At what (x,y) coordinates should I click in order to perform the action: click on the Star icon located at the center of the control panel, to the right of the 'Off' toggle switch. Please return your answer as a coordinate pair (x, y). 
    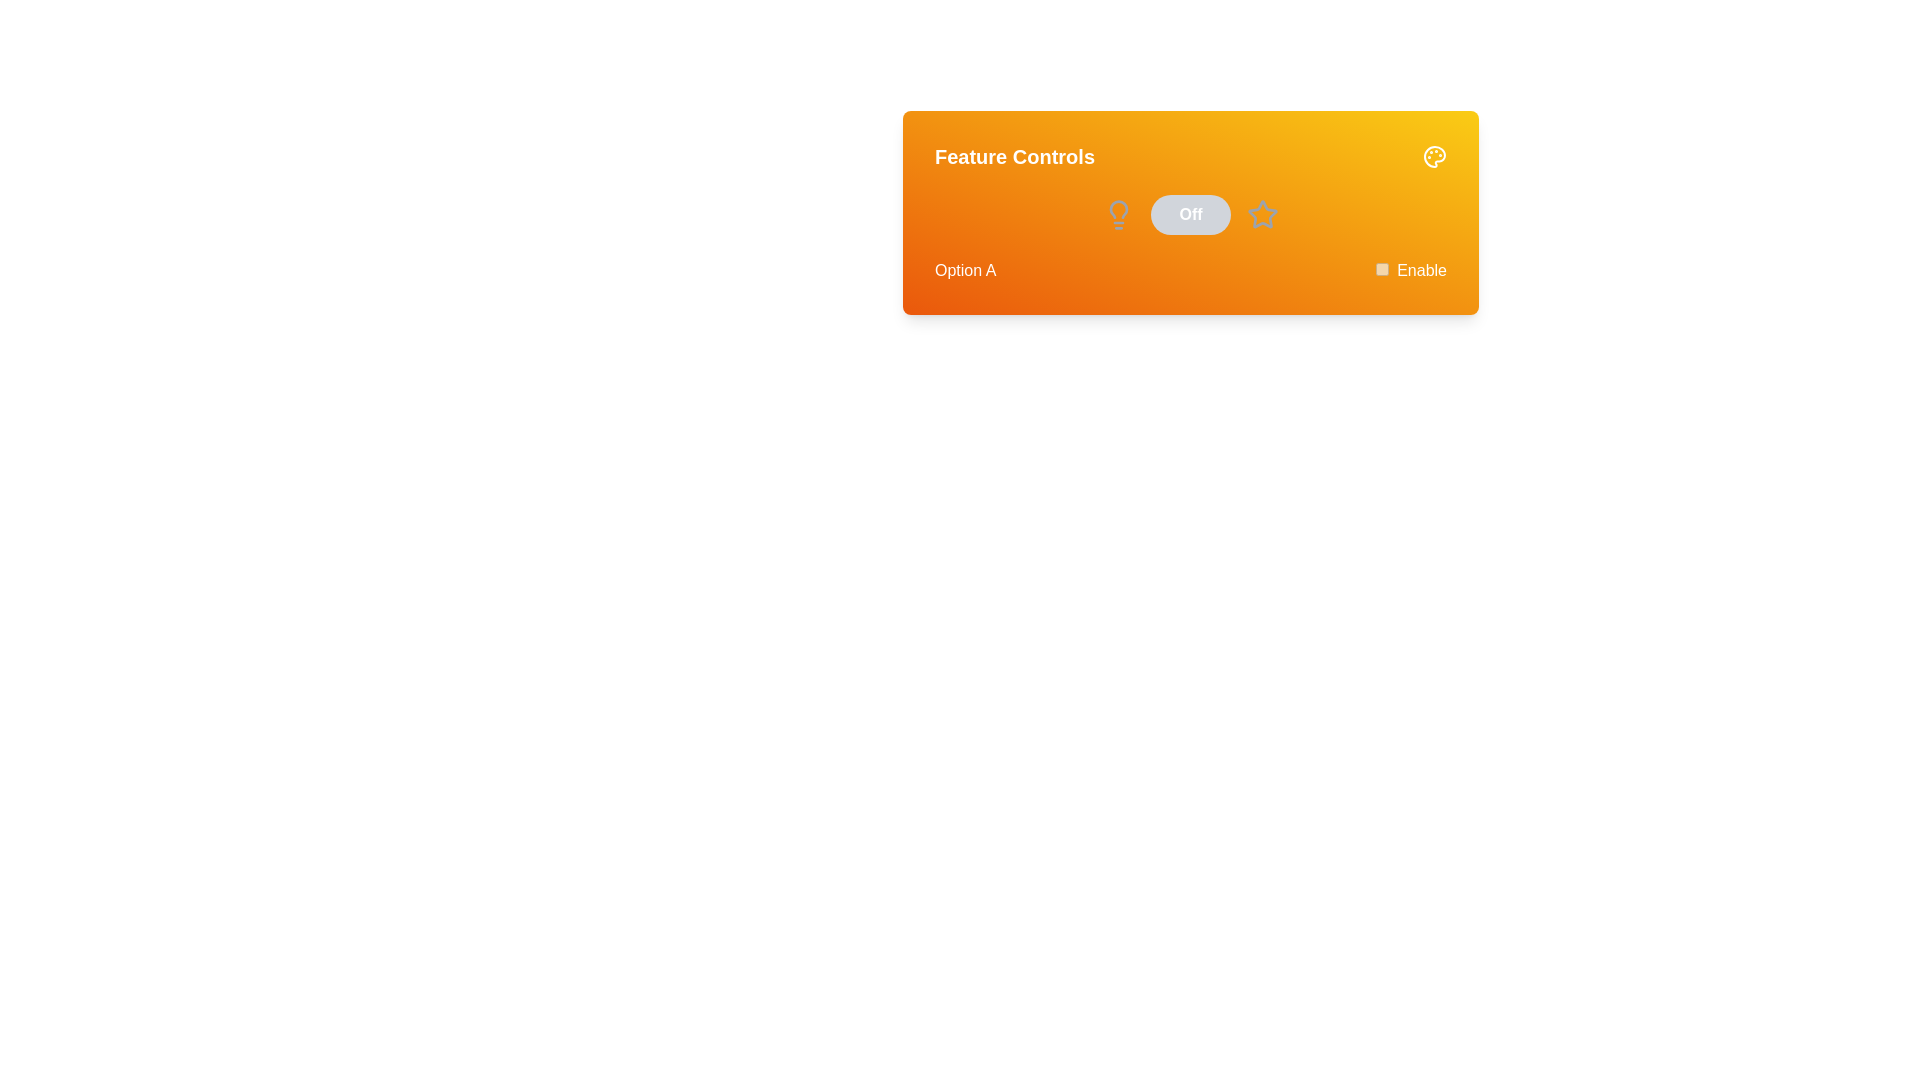
    Looking at the image, I should click on (1261, 213).